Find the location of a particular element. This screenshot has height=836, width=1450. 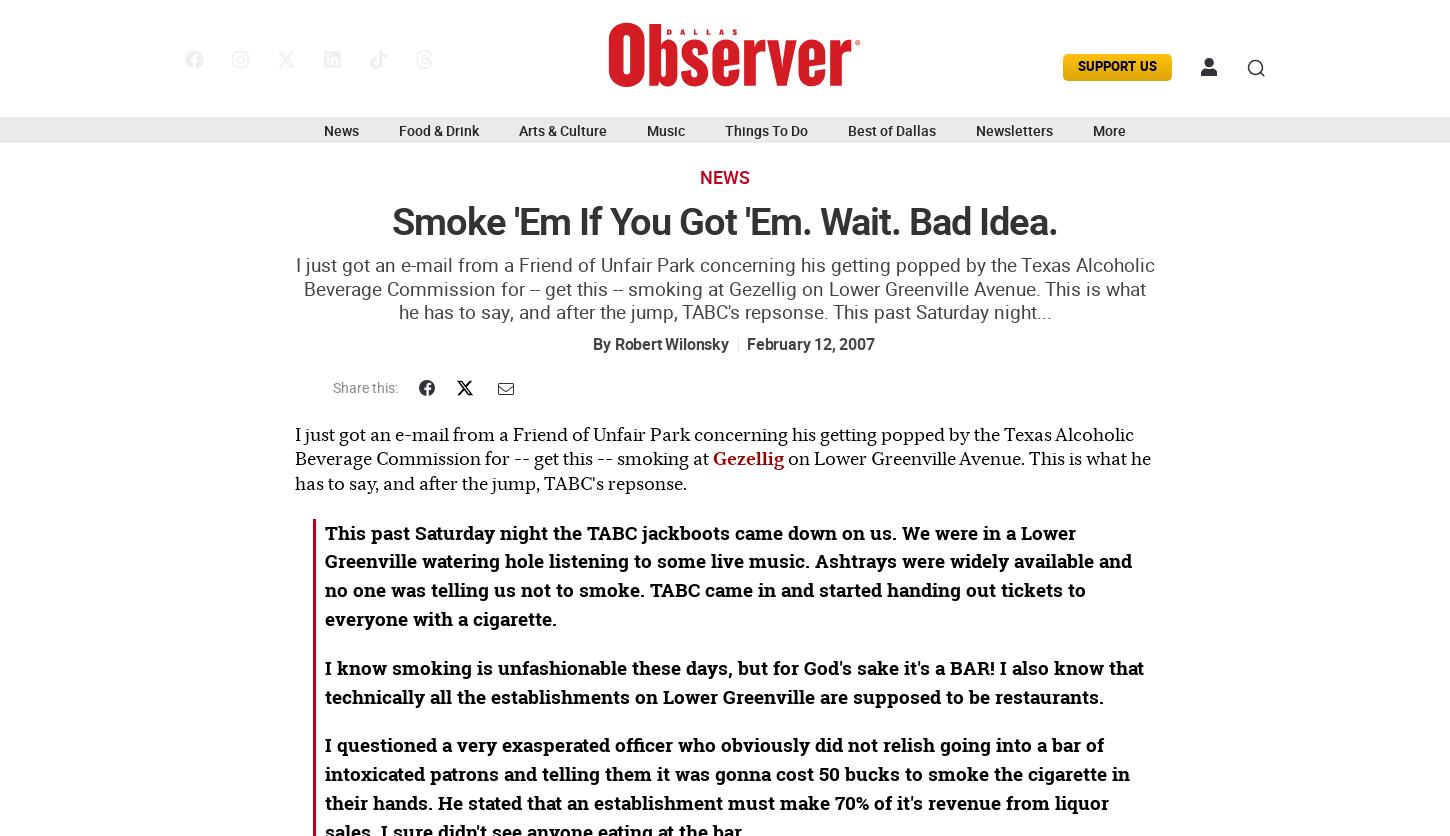

'February 12, 2007' is located at coordinates (809, 343).